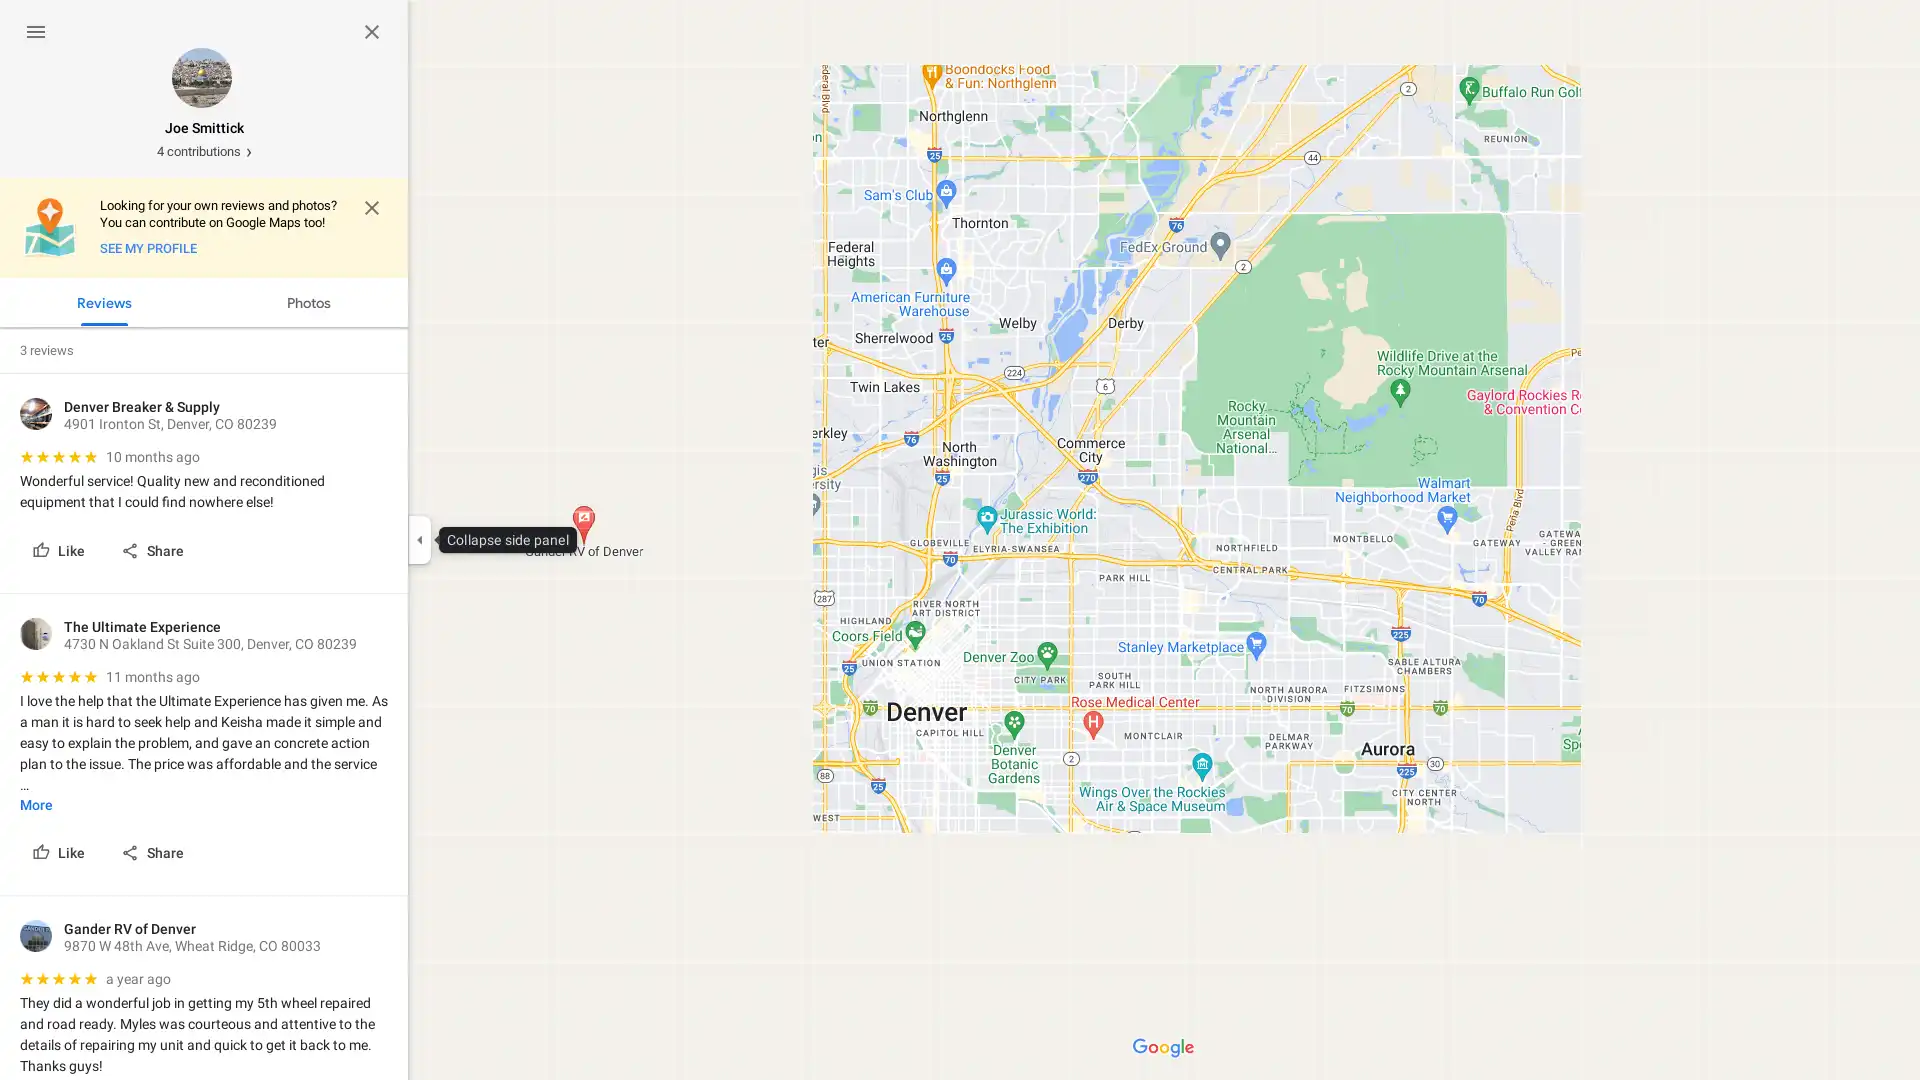 Image resolution: width=1920 pixels, height=1080 pixels. Describe the element at coordinates (153, 550) in the screenshot. I see `Share Denver Breaker & Supply's review.` at that location.